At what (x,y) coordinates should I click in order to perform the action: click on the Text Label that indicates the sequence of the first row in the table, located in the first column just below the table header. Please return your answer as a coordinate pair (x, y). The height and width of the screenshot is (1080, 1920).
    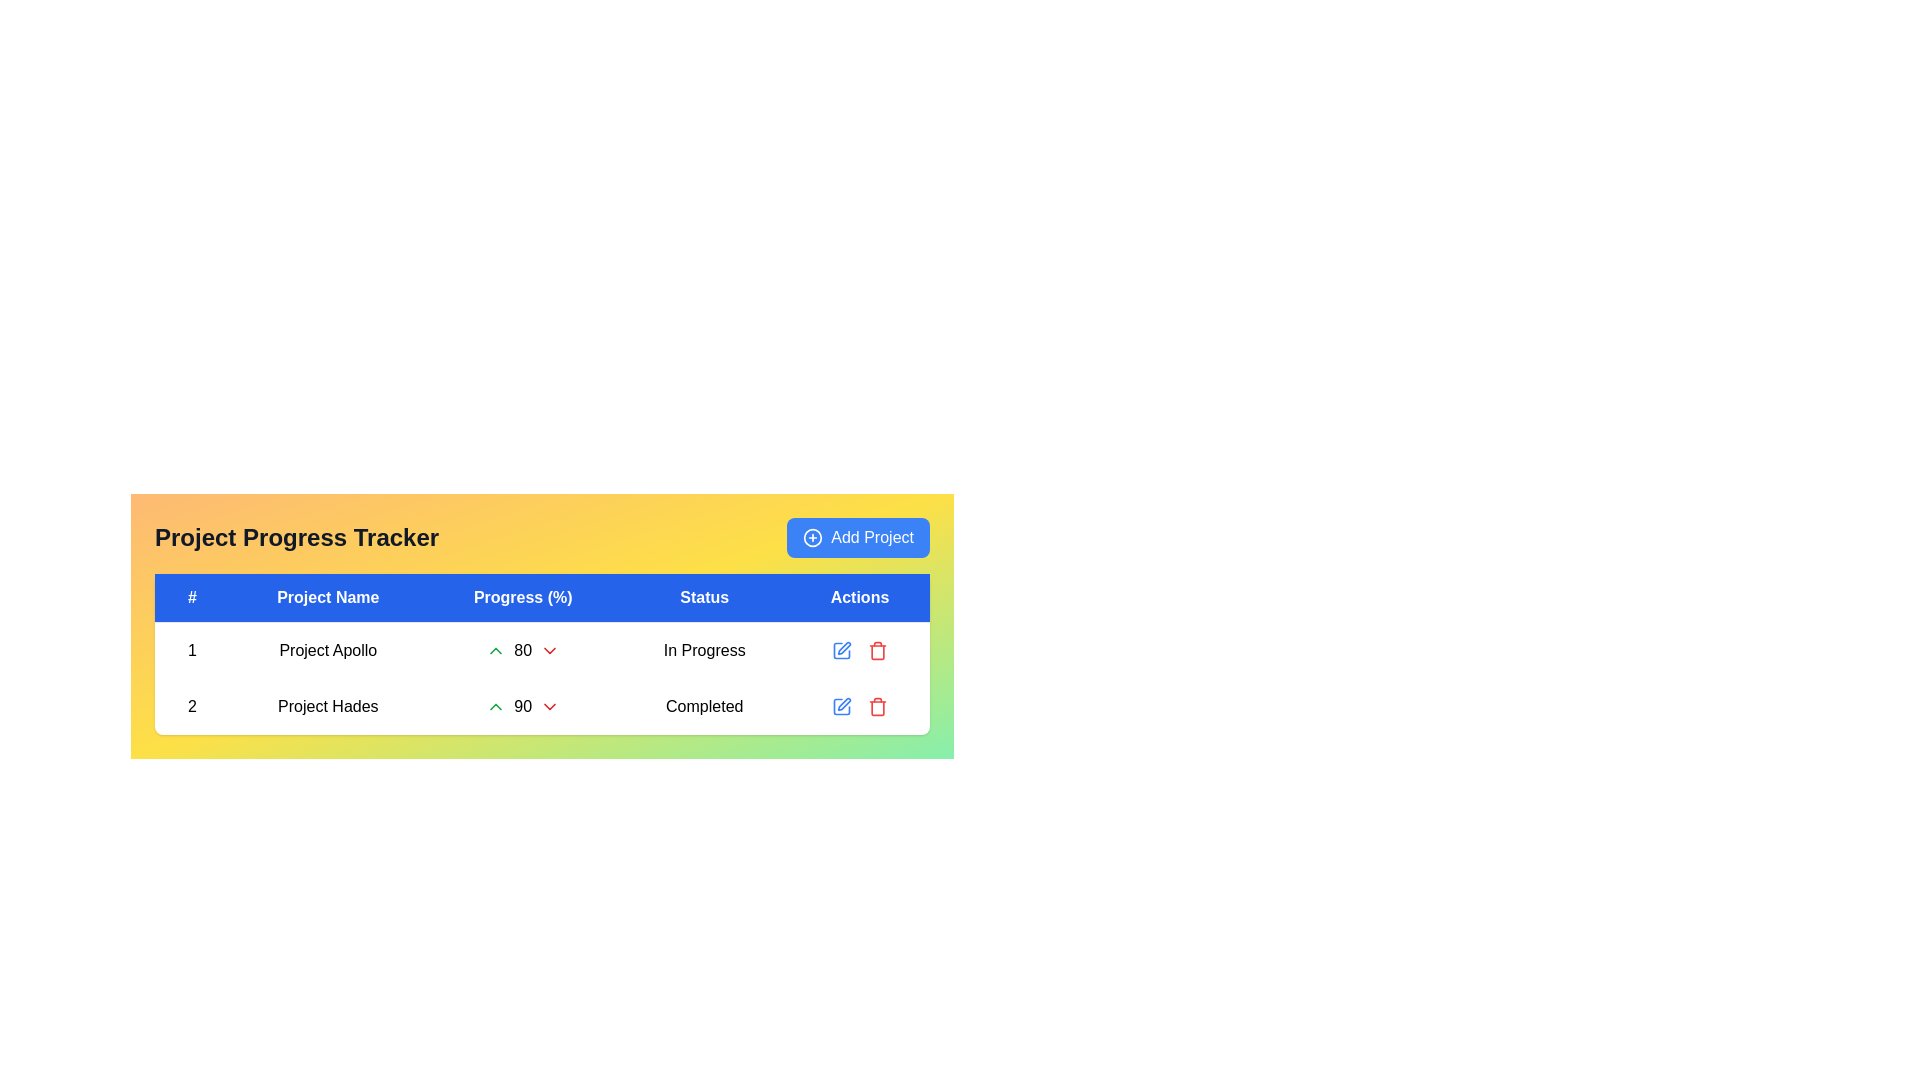
    Looking at the image, I should click on (192, 650).